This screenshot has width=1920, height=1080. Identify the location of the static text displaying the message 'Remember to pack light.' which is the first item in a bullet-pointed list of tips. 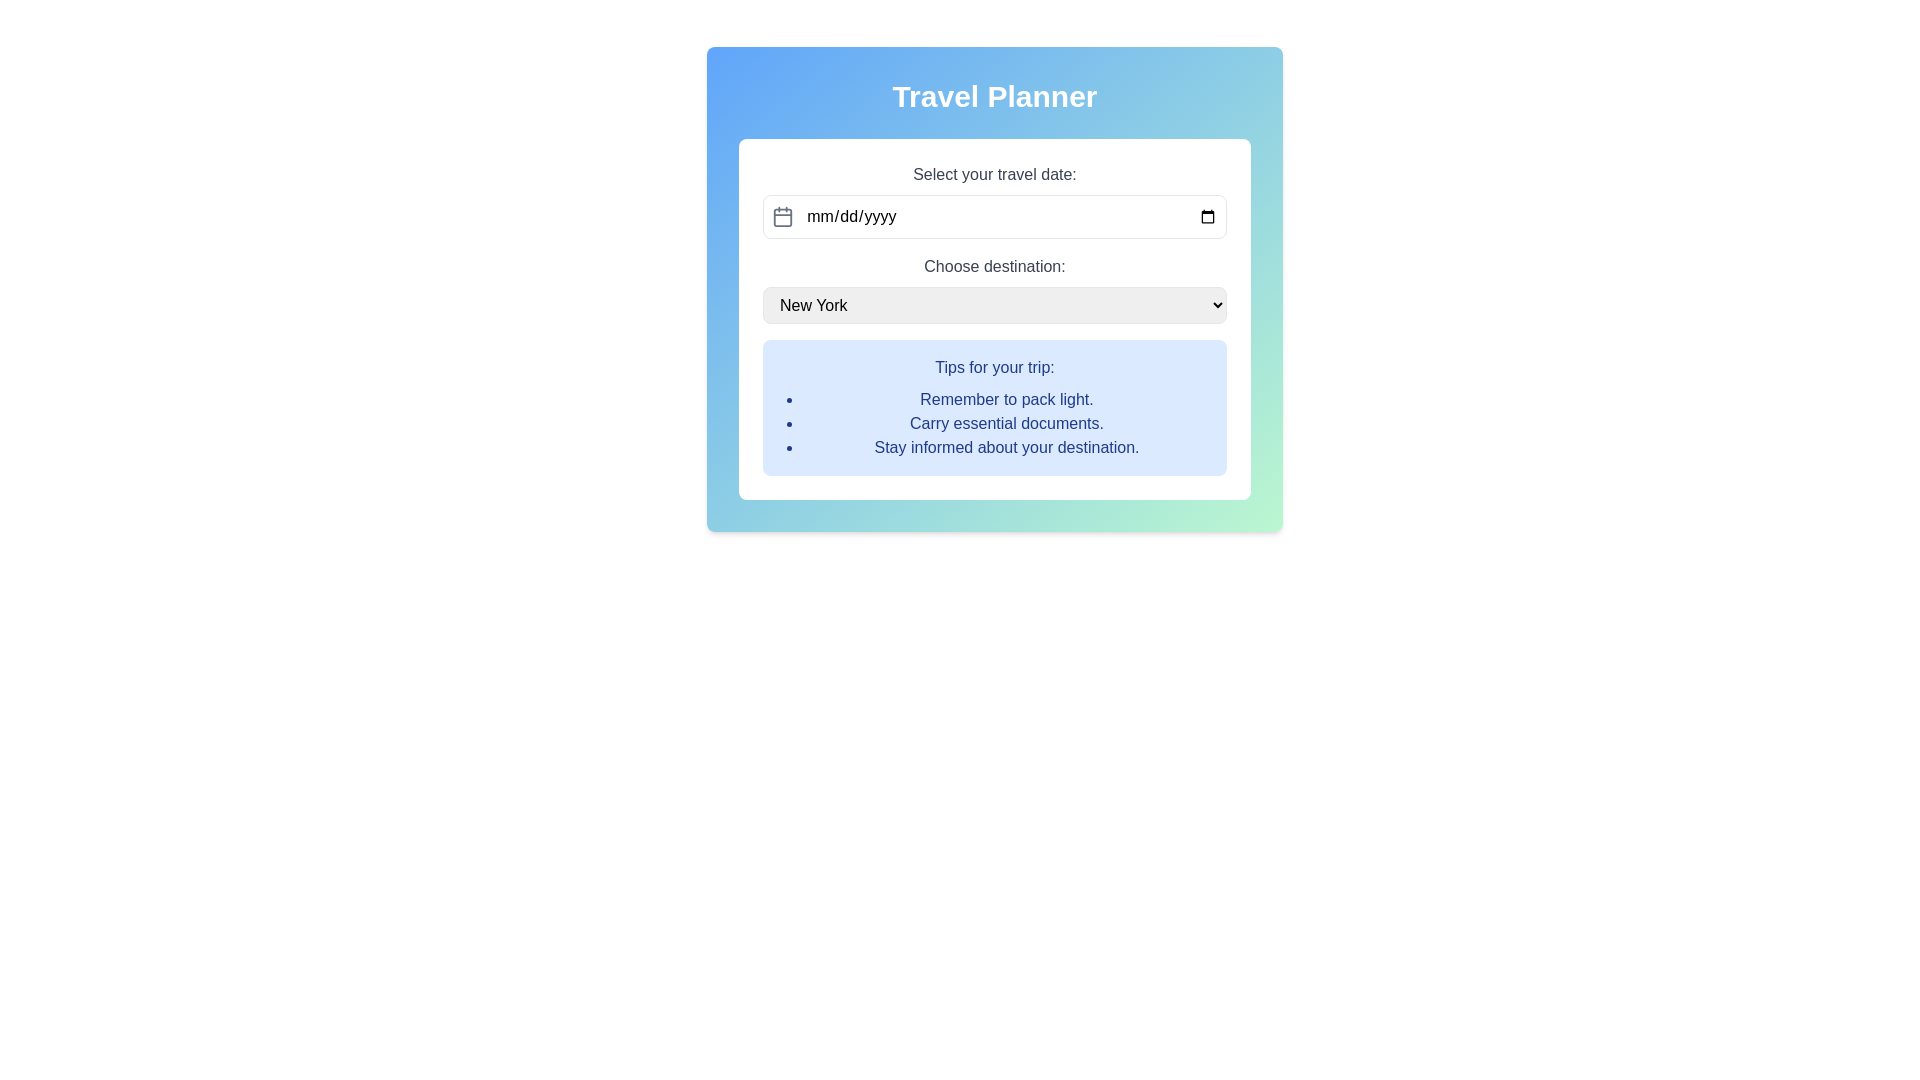
(1007, 400).